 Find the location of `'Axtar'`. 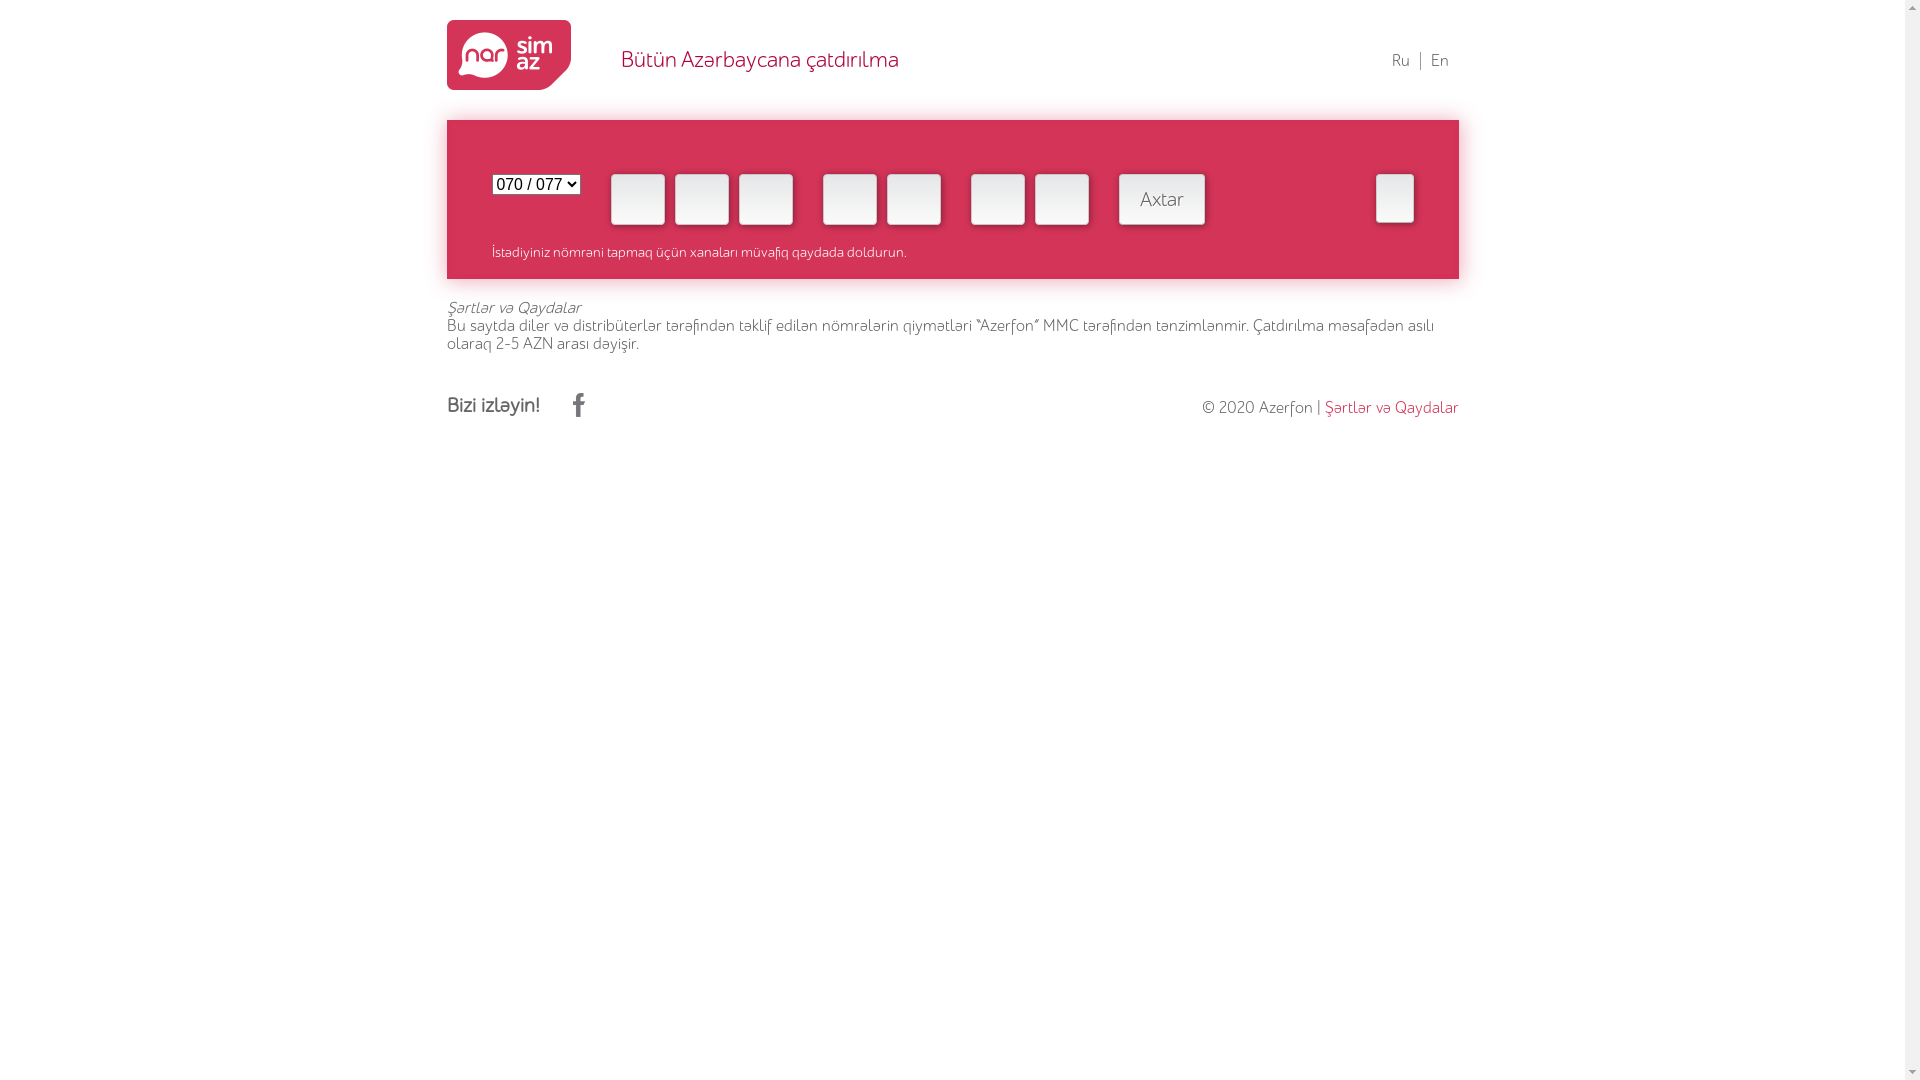

'Axtar' is located at coordinates (1161, 199).